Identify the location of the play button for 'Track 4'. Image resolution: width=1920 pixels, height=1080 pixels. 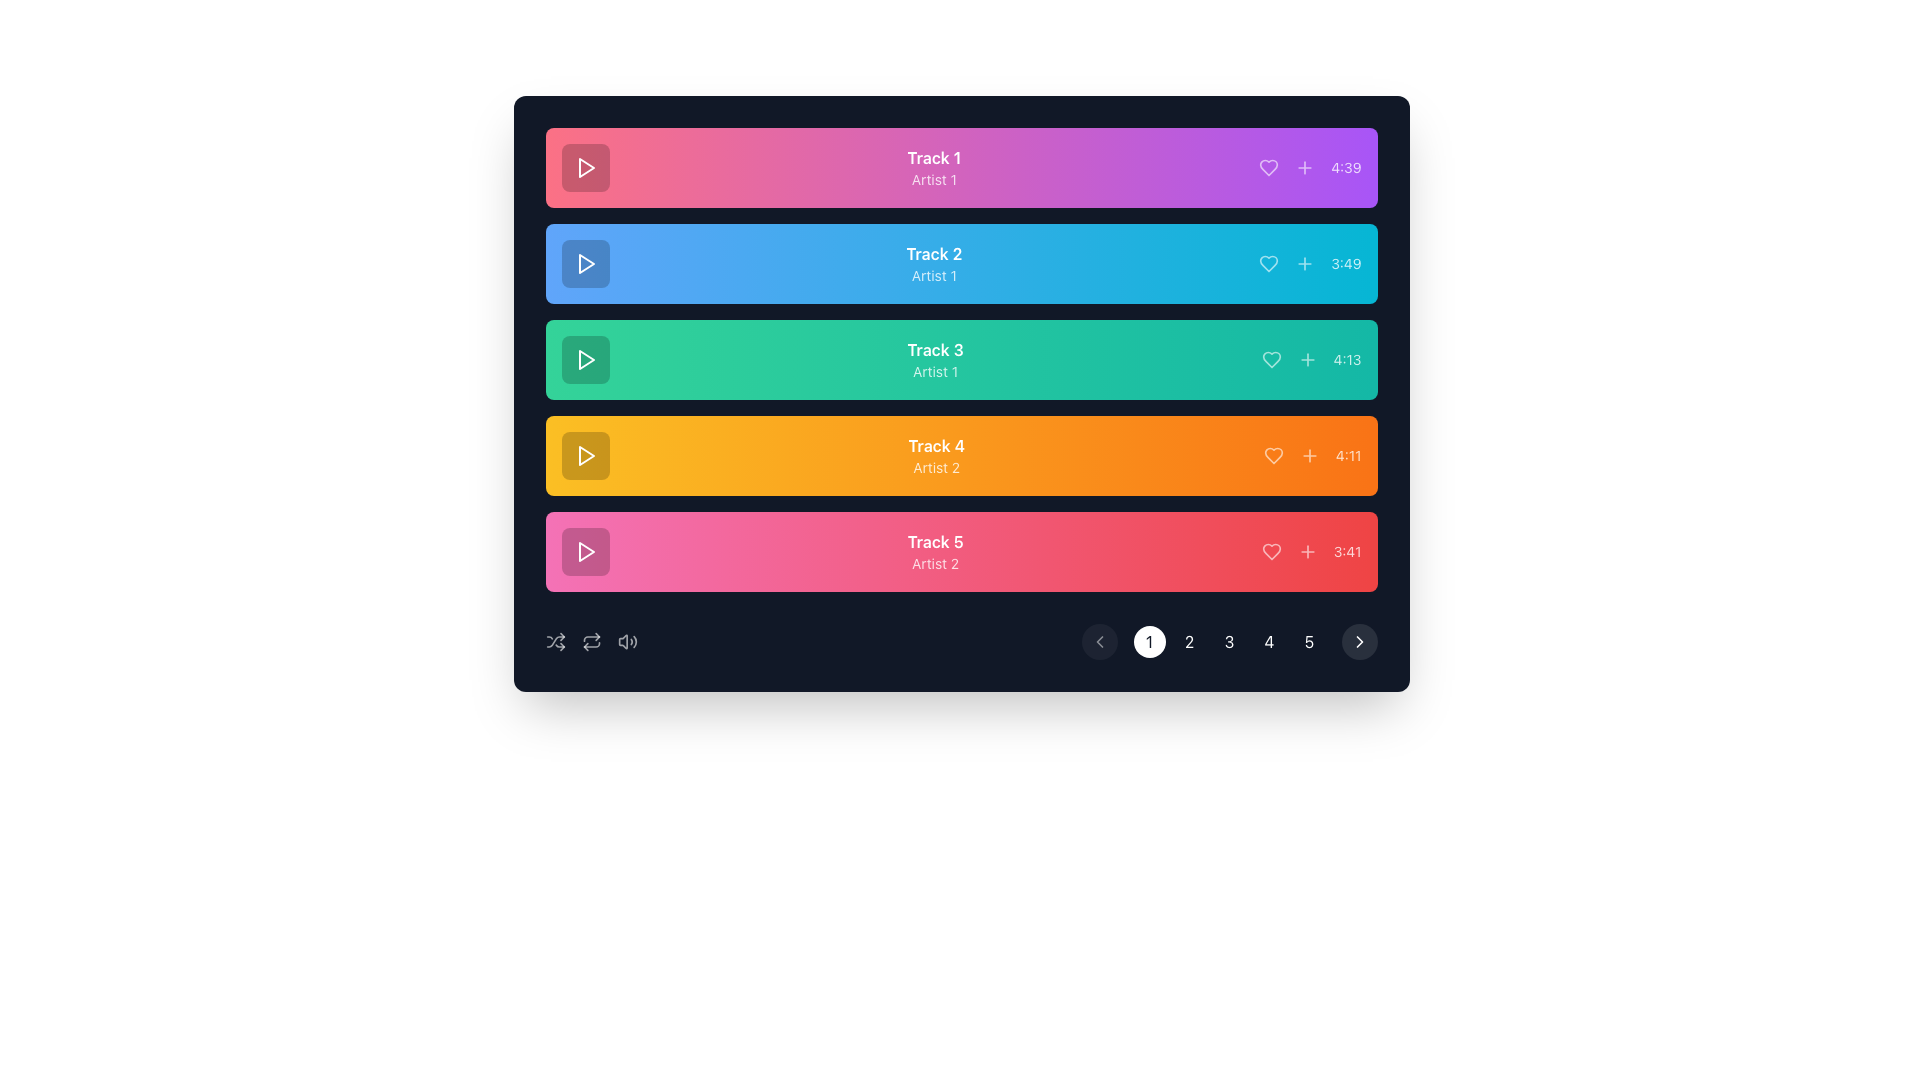
(584, 455).